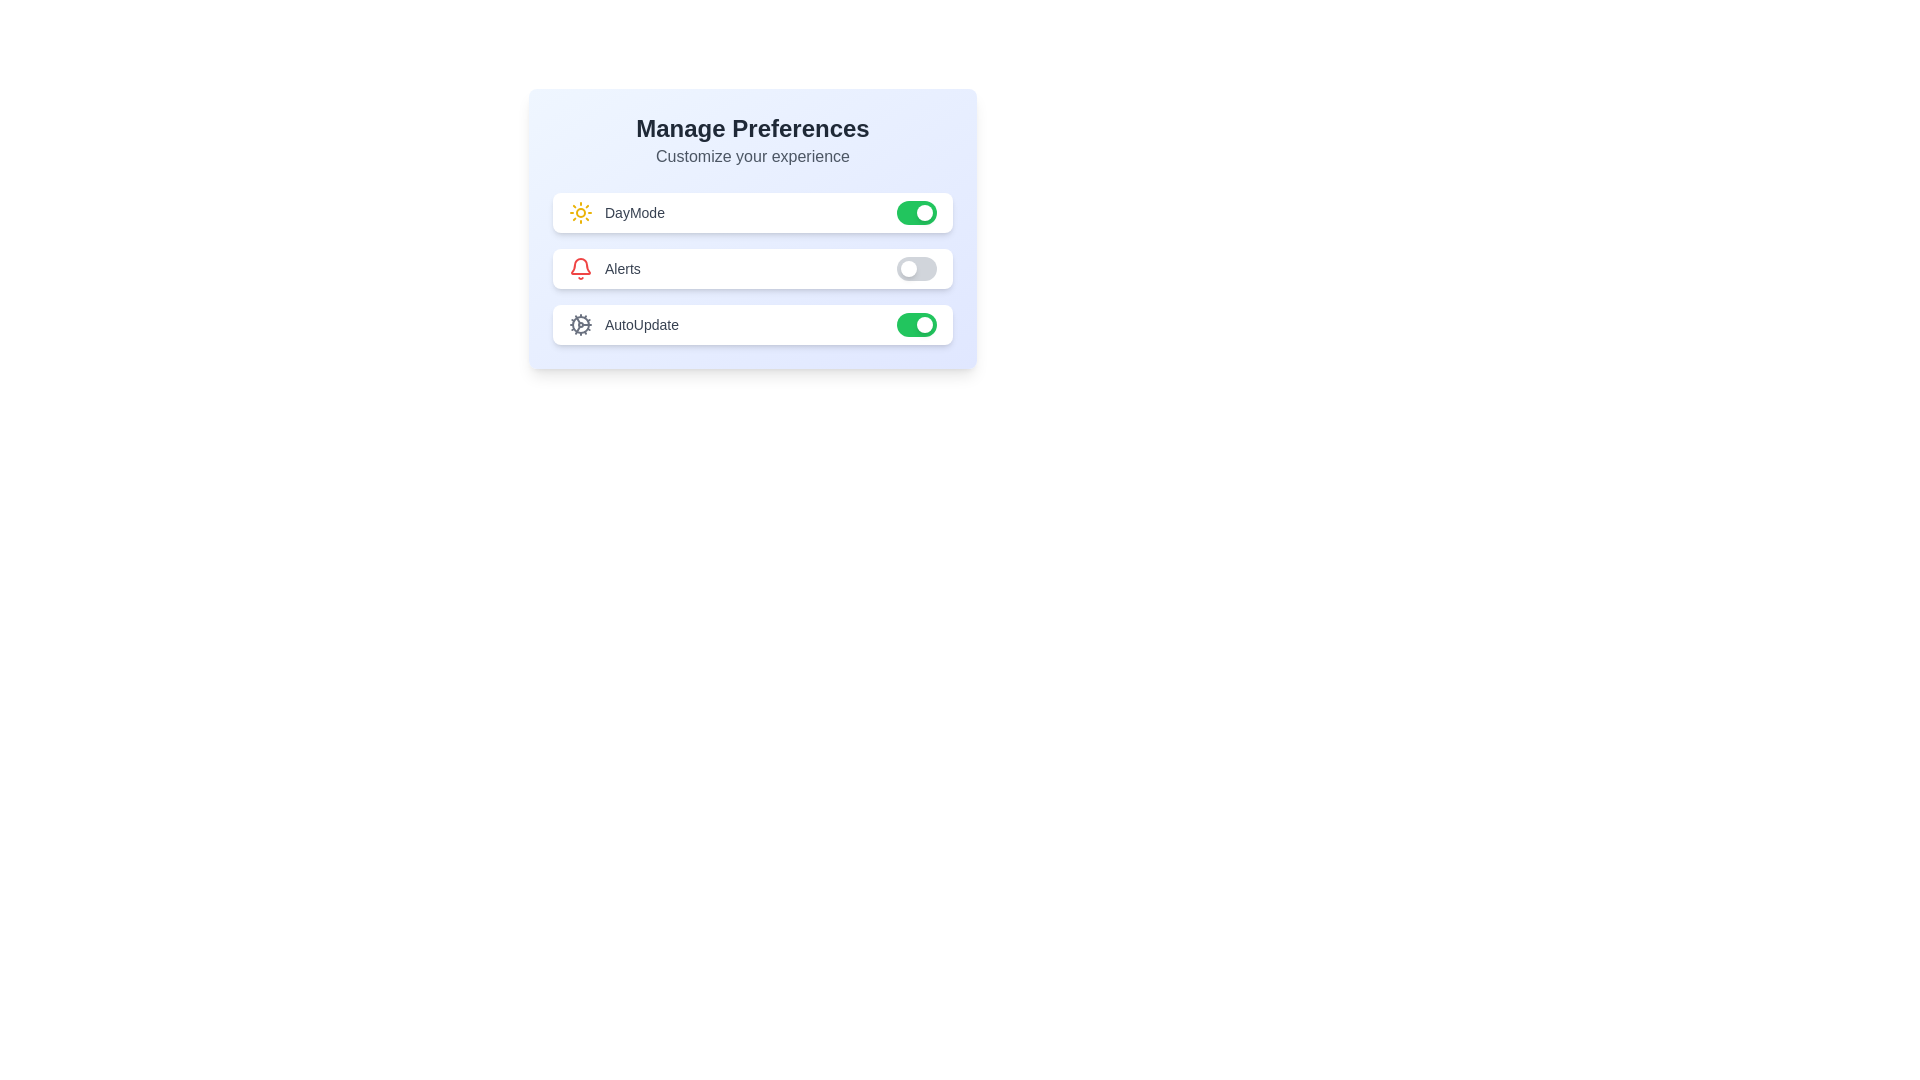 The height and width of the screenshot is (1080, 1920). Describe the element at coordinates (924, 323) in the screenshot. I see `the small white circular handle of the AutoUpdate toggle switch, positioned towards the right edge inside the green background` at that location.